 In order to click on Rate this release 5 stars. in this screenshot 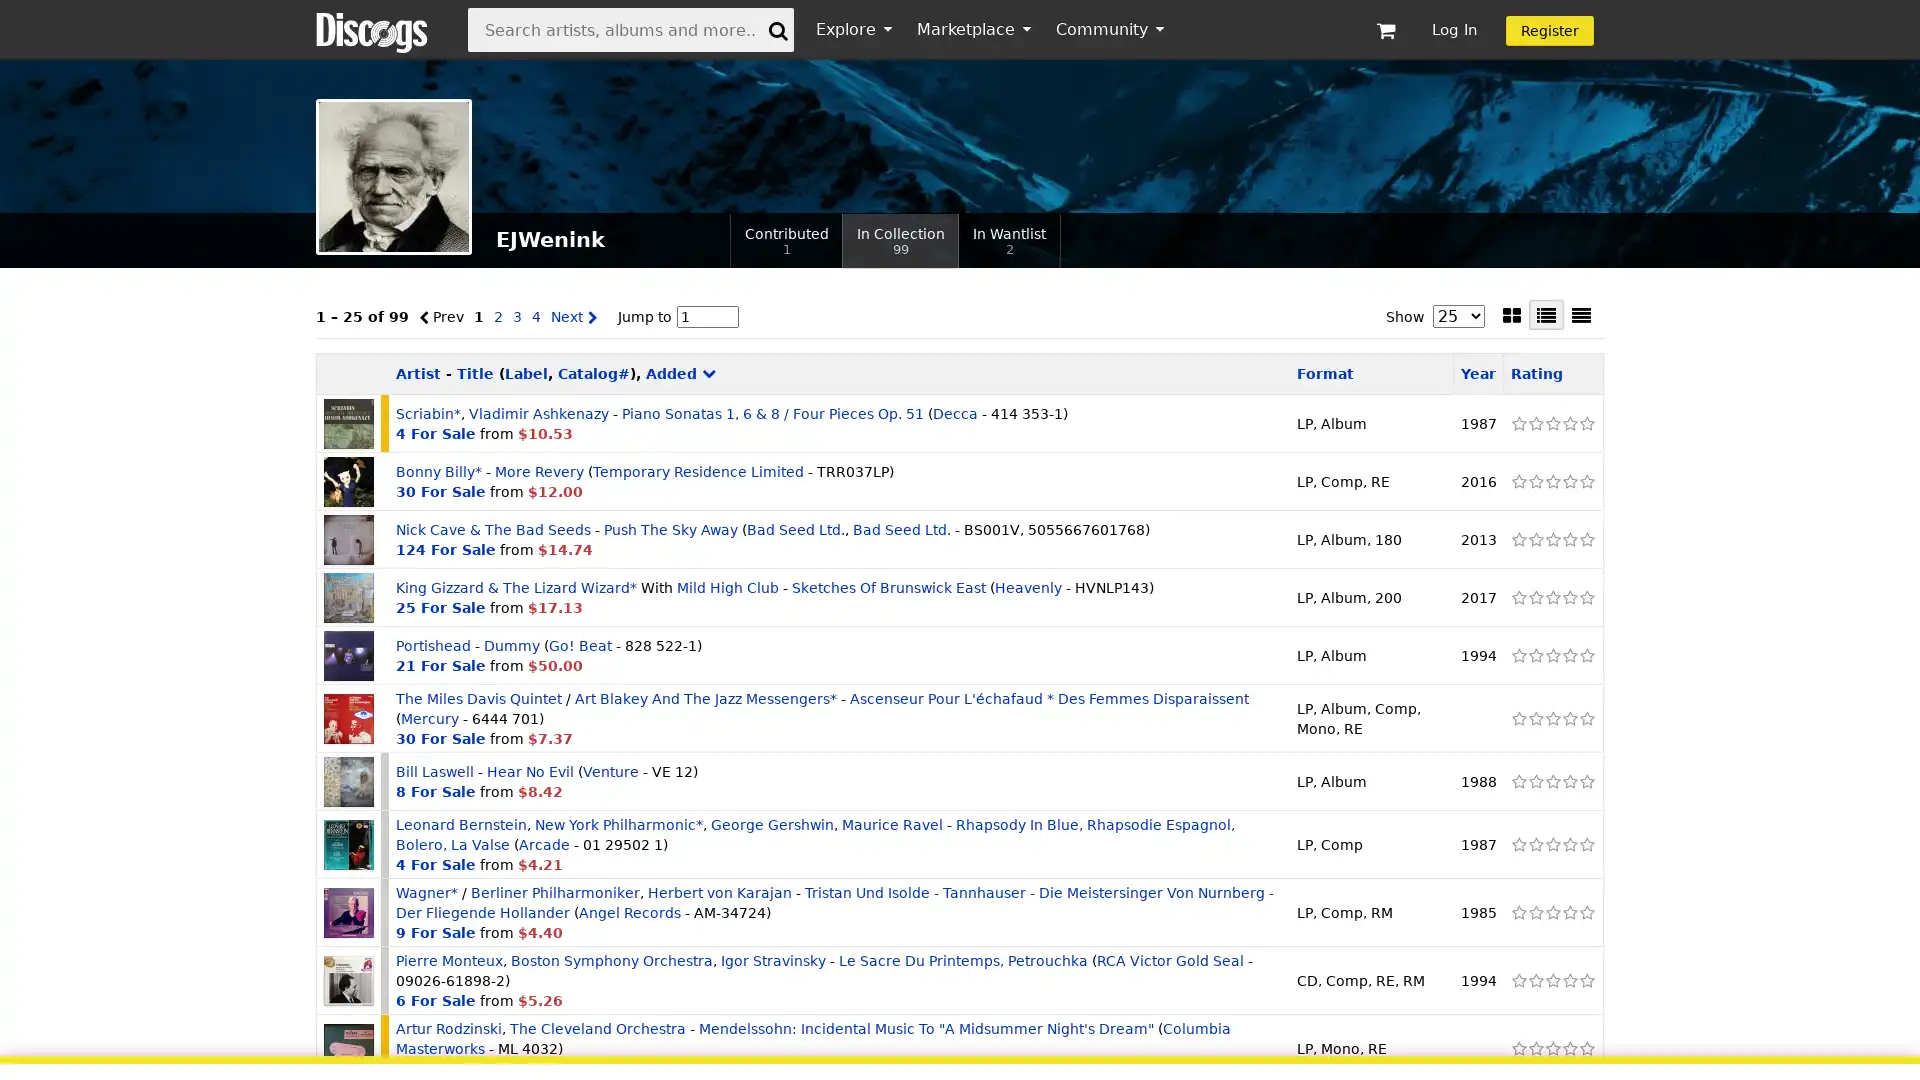, I will do `click(1585, 979)`.